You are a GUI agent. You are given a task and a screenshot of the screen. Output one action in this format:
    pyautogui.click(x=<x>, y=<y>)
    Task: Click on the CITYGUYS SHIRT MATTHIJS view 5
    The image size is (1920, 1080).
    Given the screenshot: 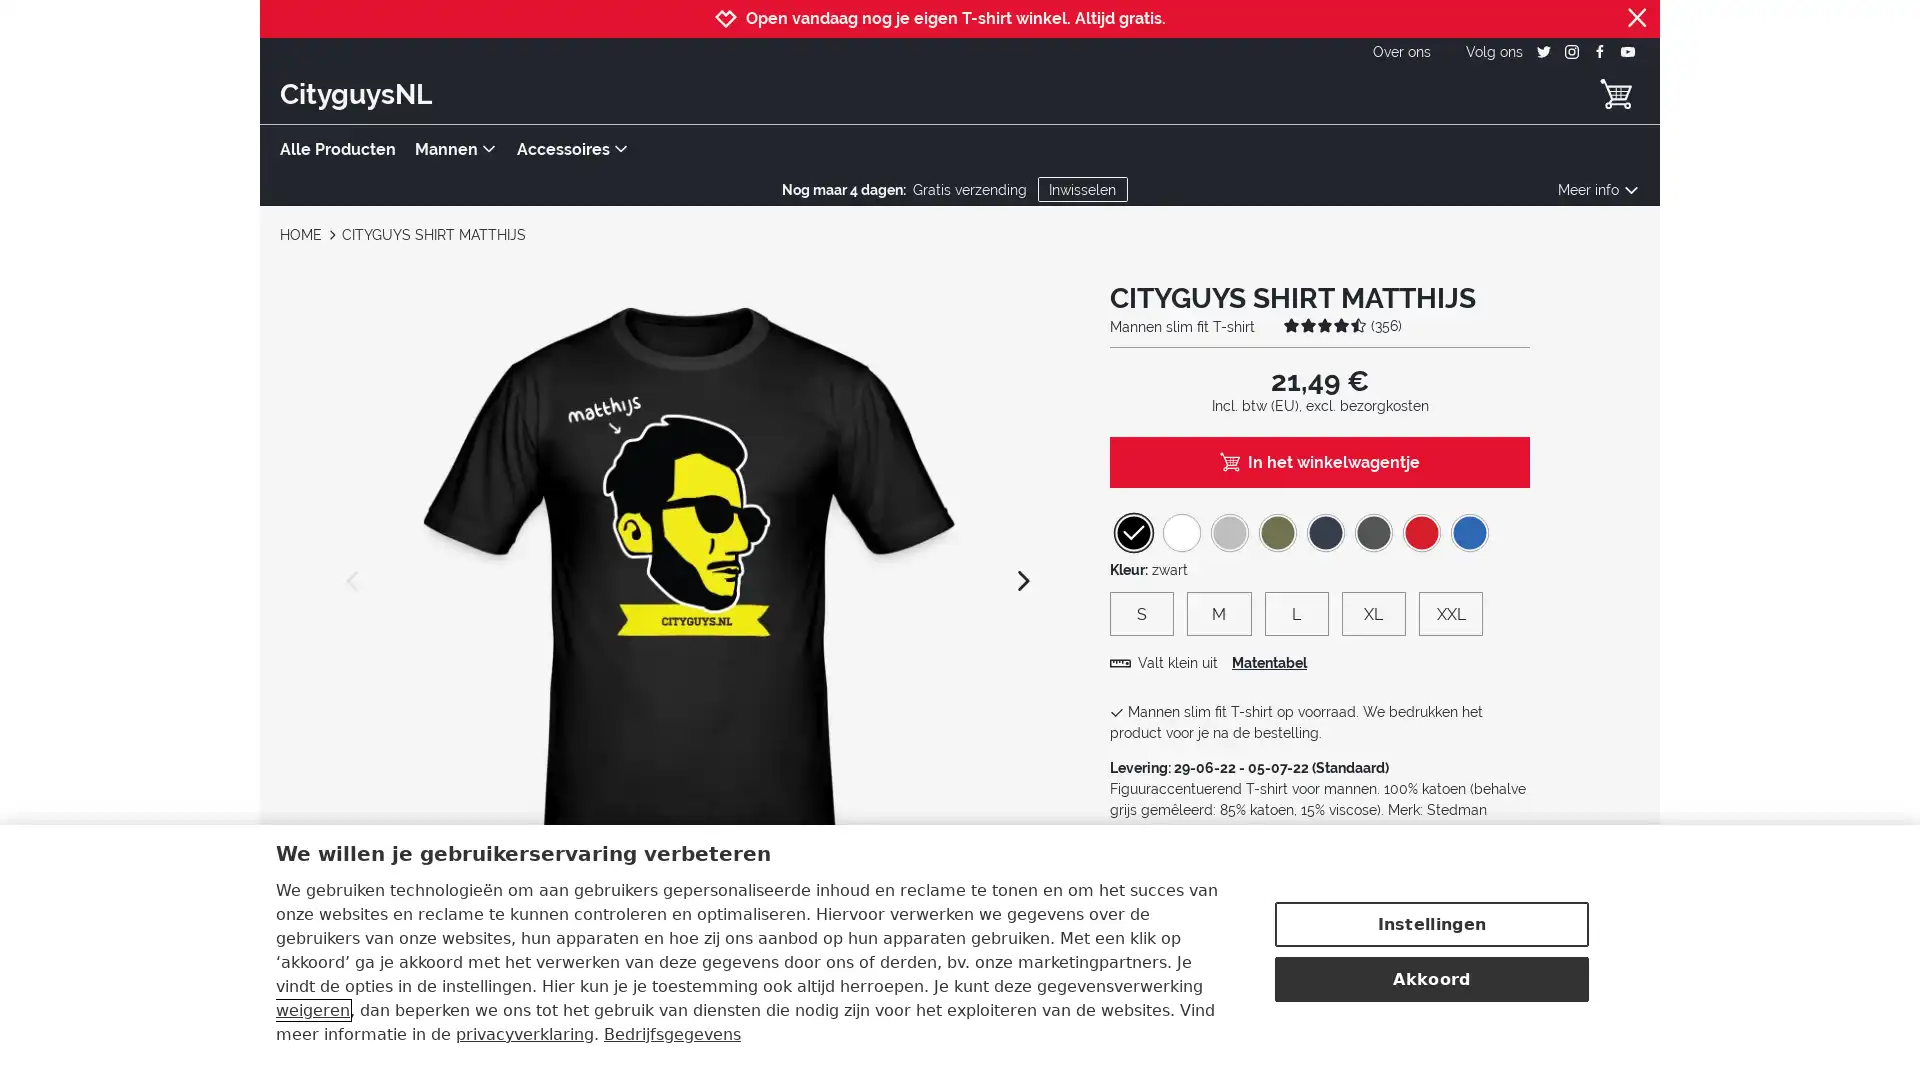 What is the action you would take?
    pyautogui.click(x=857, y=951)
    